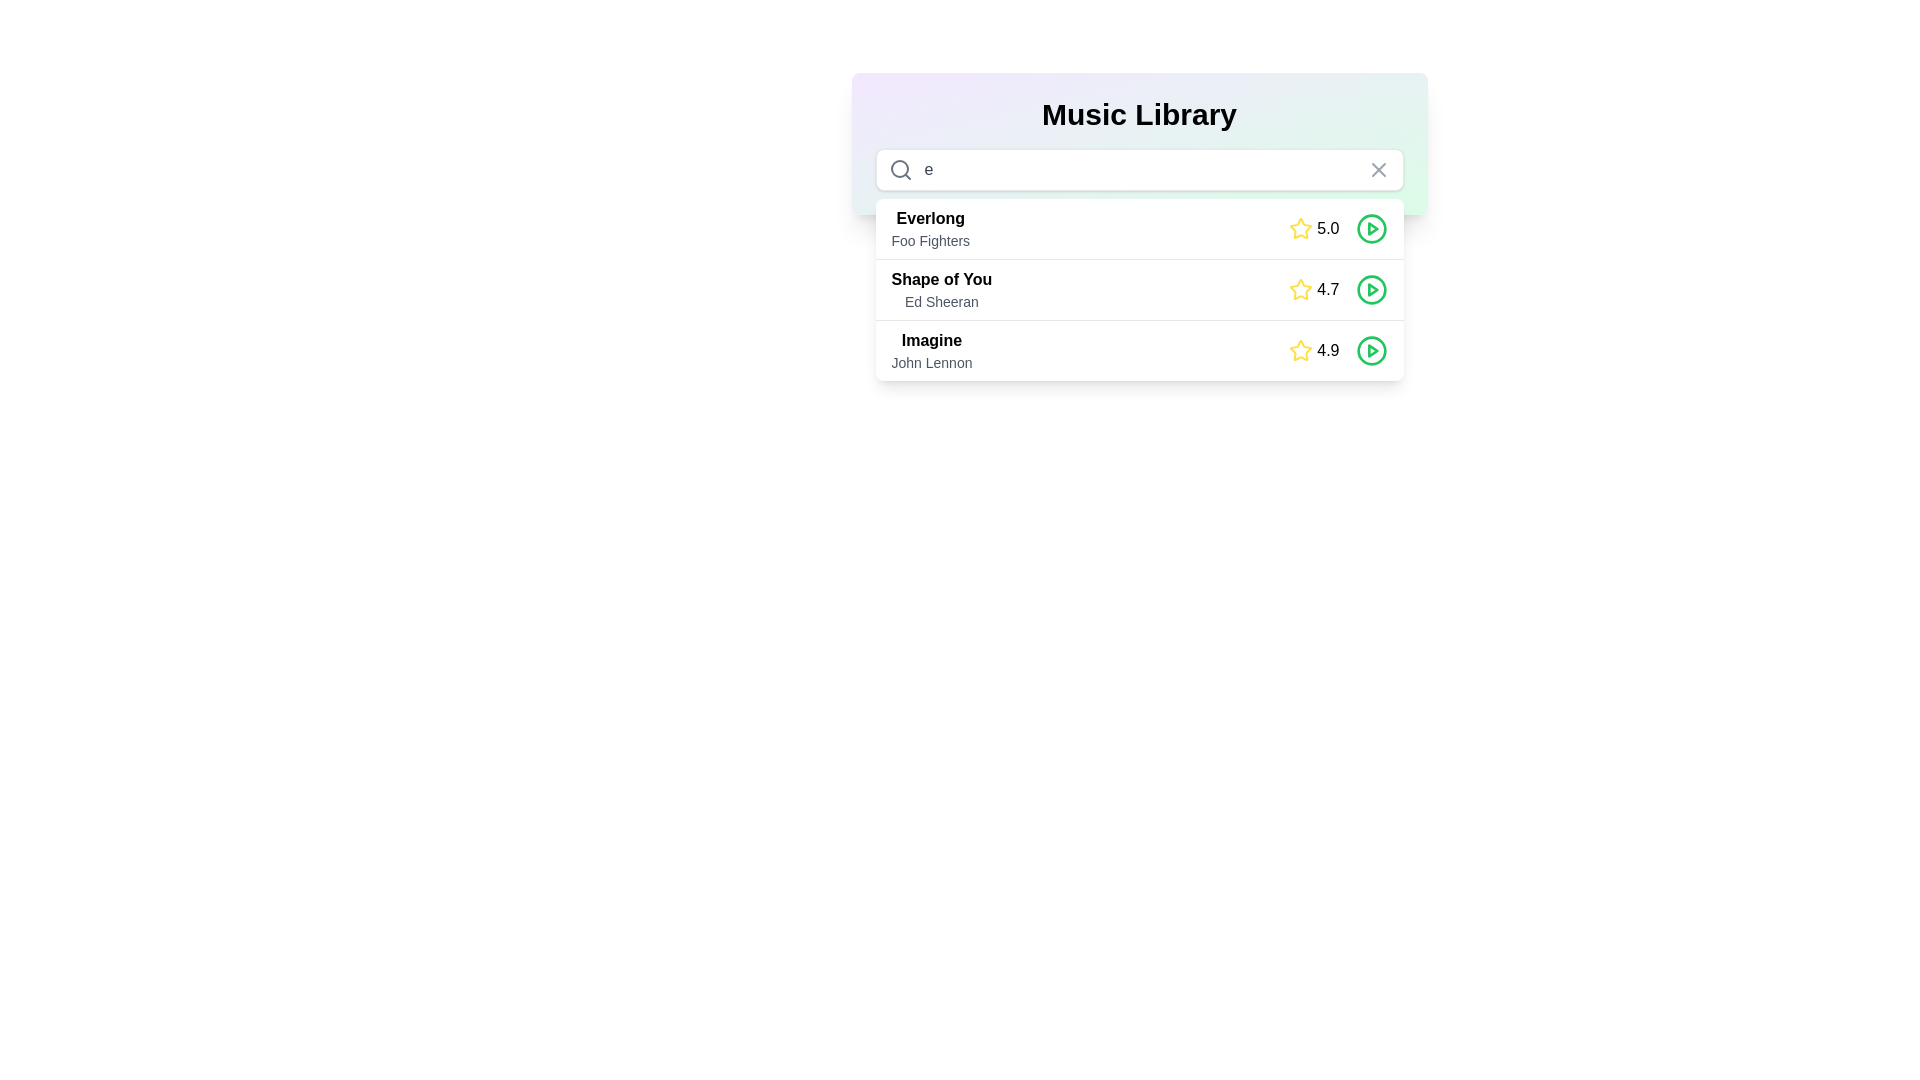  Describe the element at coordinates (940, 280) in the screenshot. I see `the bold text element that reads 'Shape of You' in the music list` at that location.